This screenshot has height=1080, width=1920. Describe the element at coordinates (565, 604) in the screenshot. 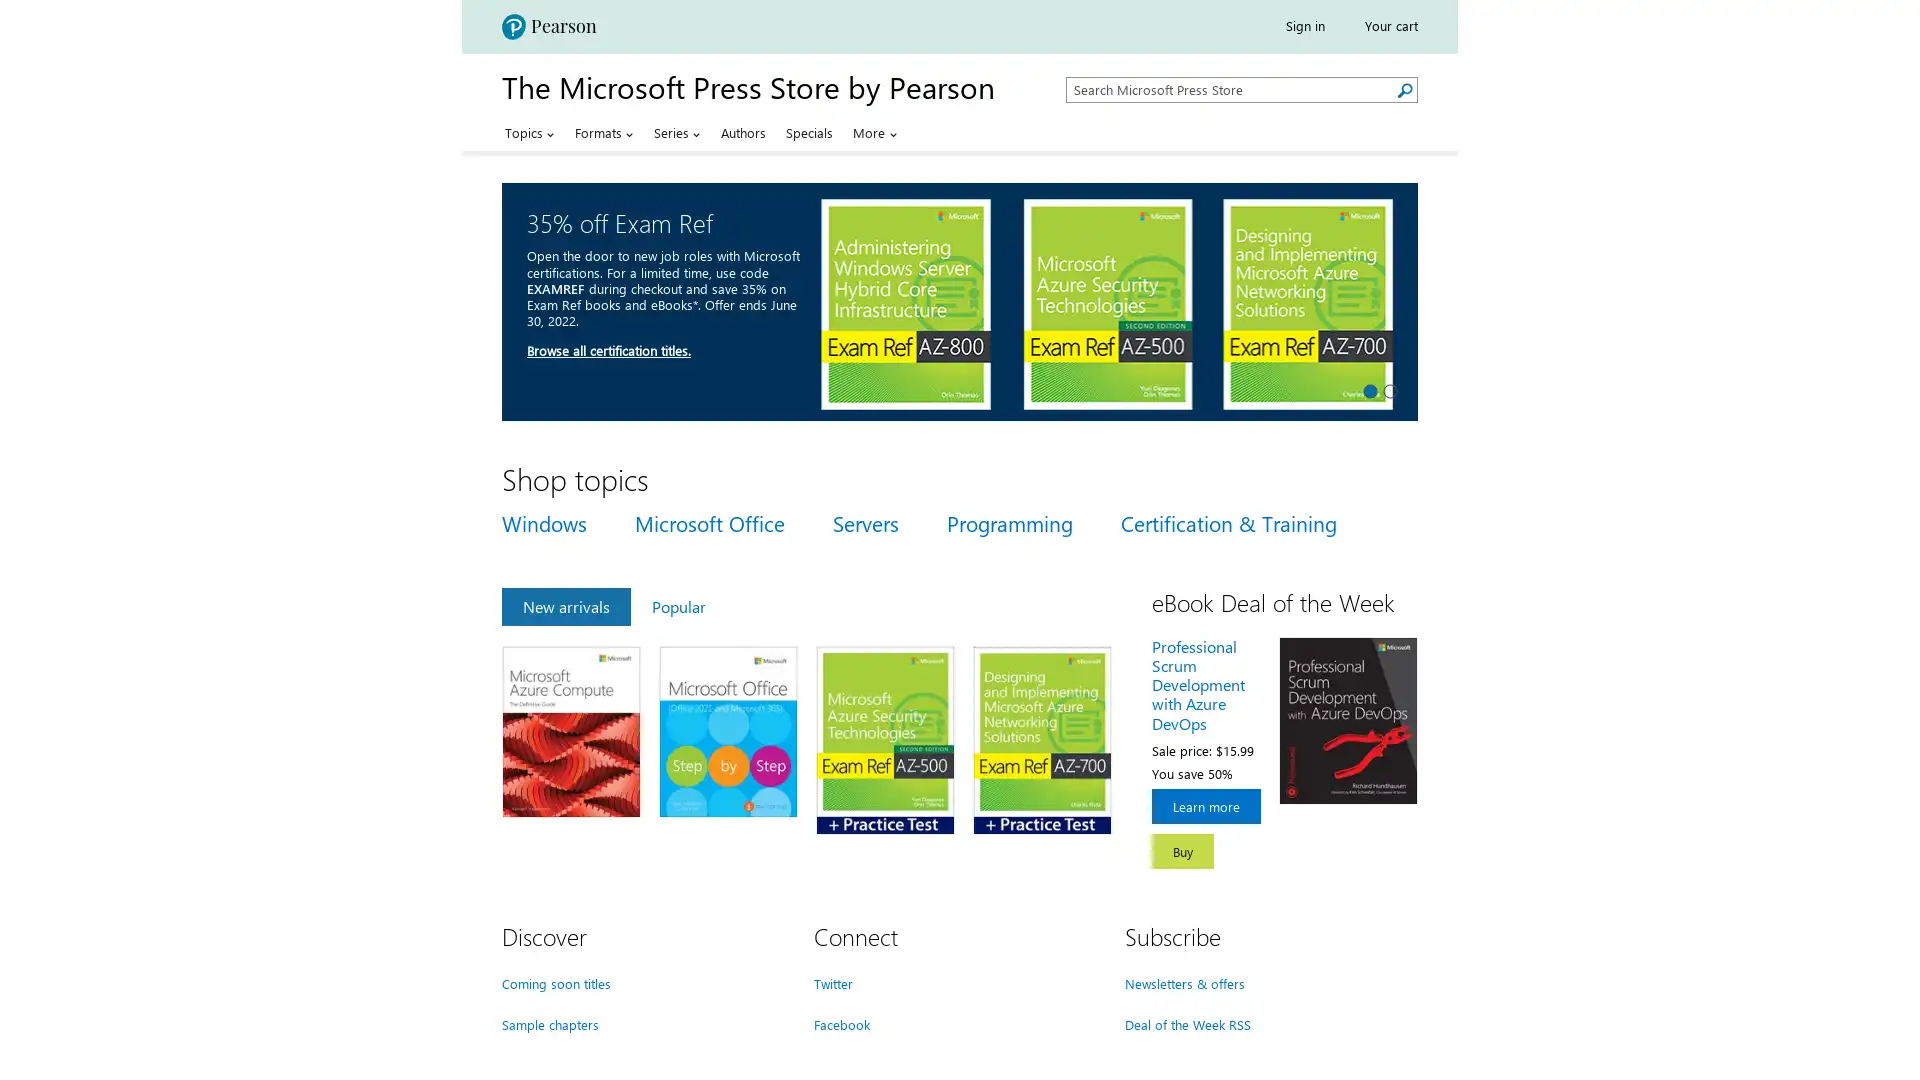

I see `New arrivals` at that location.